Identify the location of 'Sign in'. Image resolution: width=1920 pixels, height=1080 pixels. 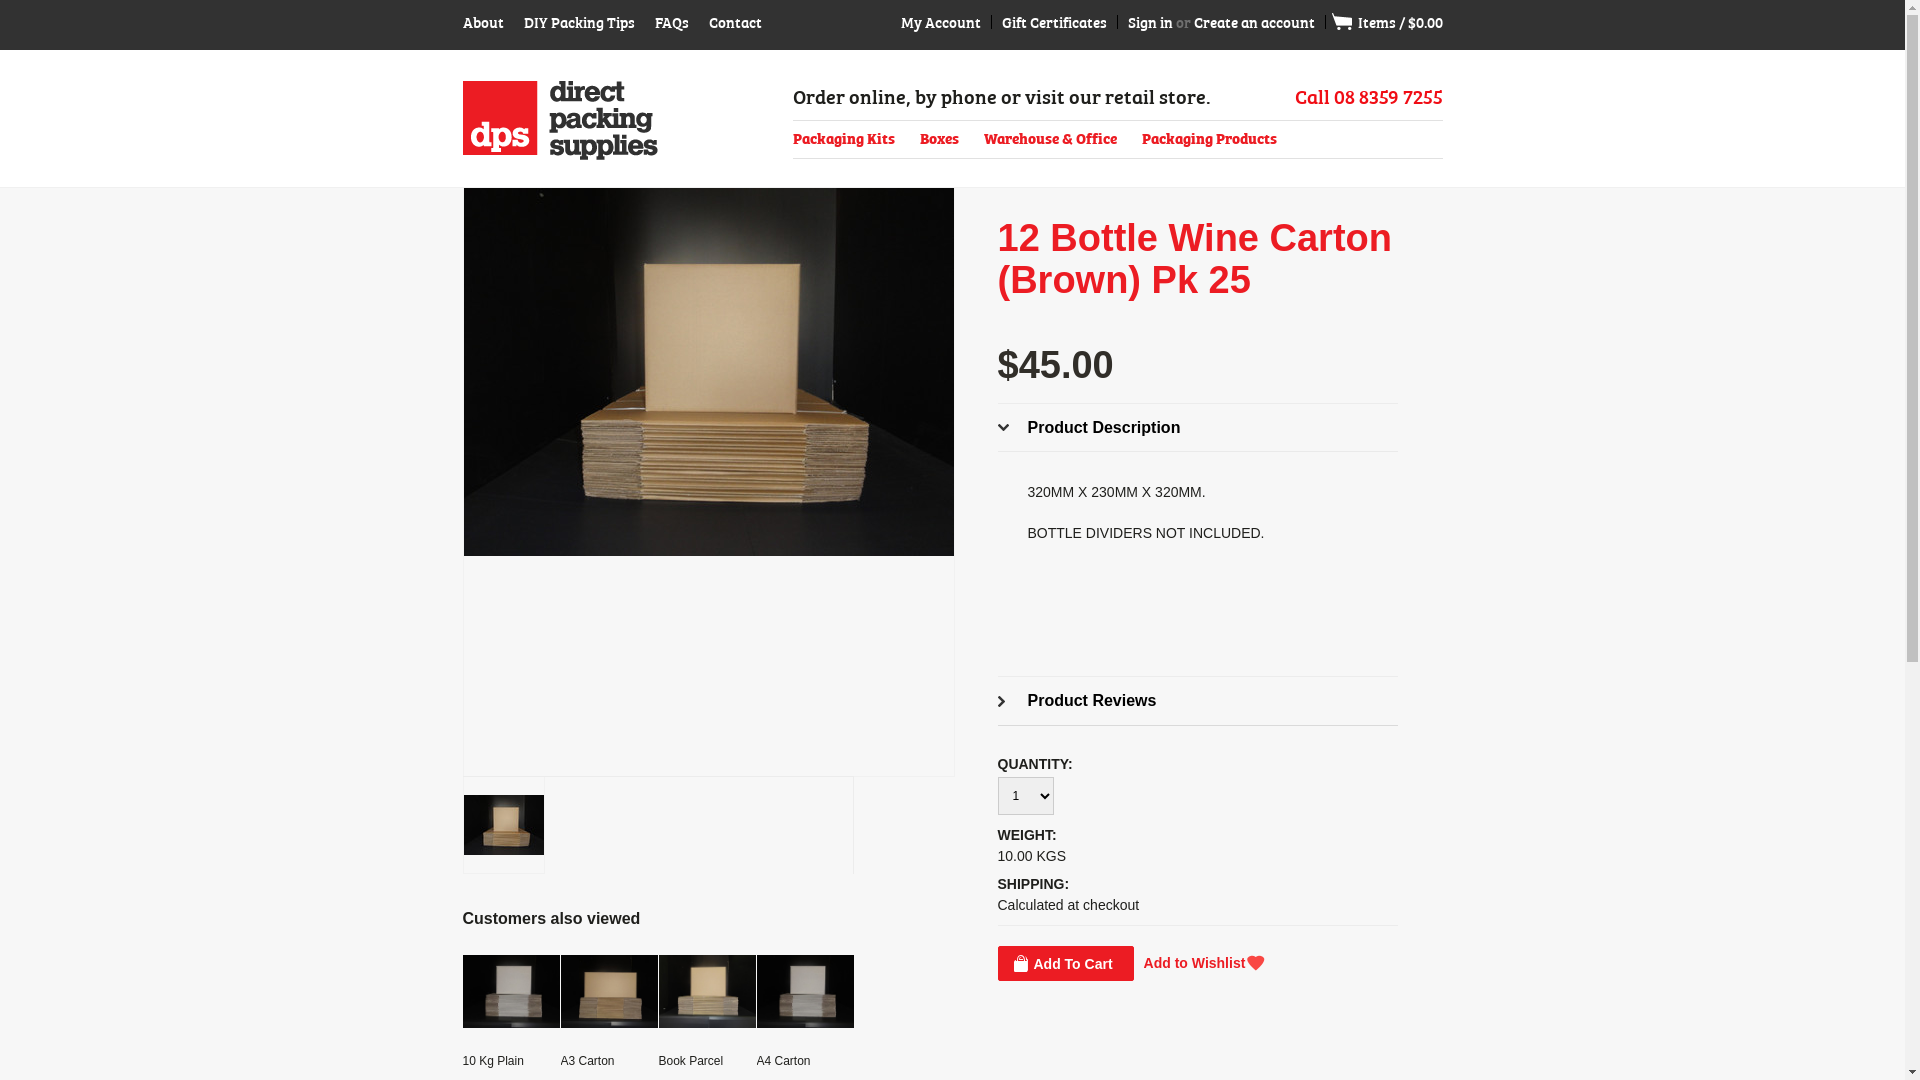
(1150, 22).